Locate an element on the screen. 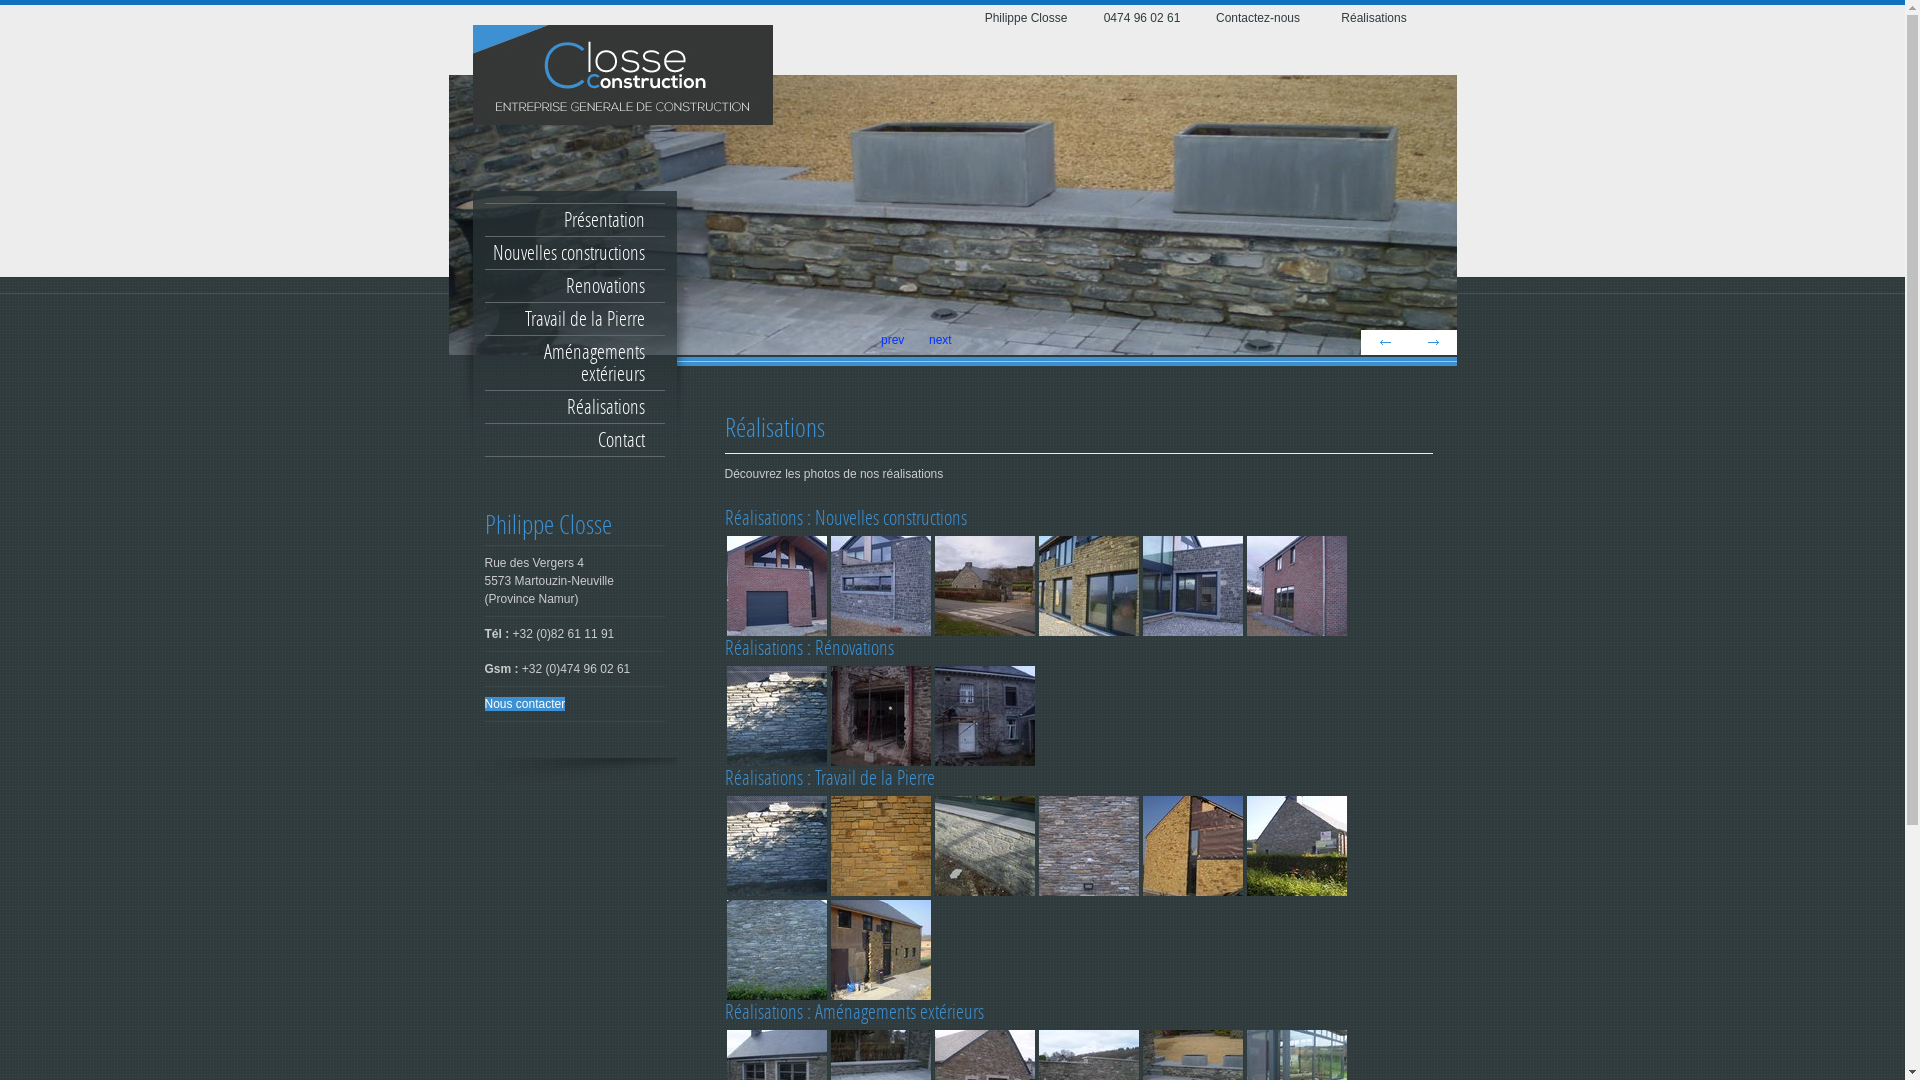  '0474 96 02 61' is located at coordinates (1141, 18).